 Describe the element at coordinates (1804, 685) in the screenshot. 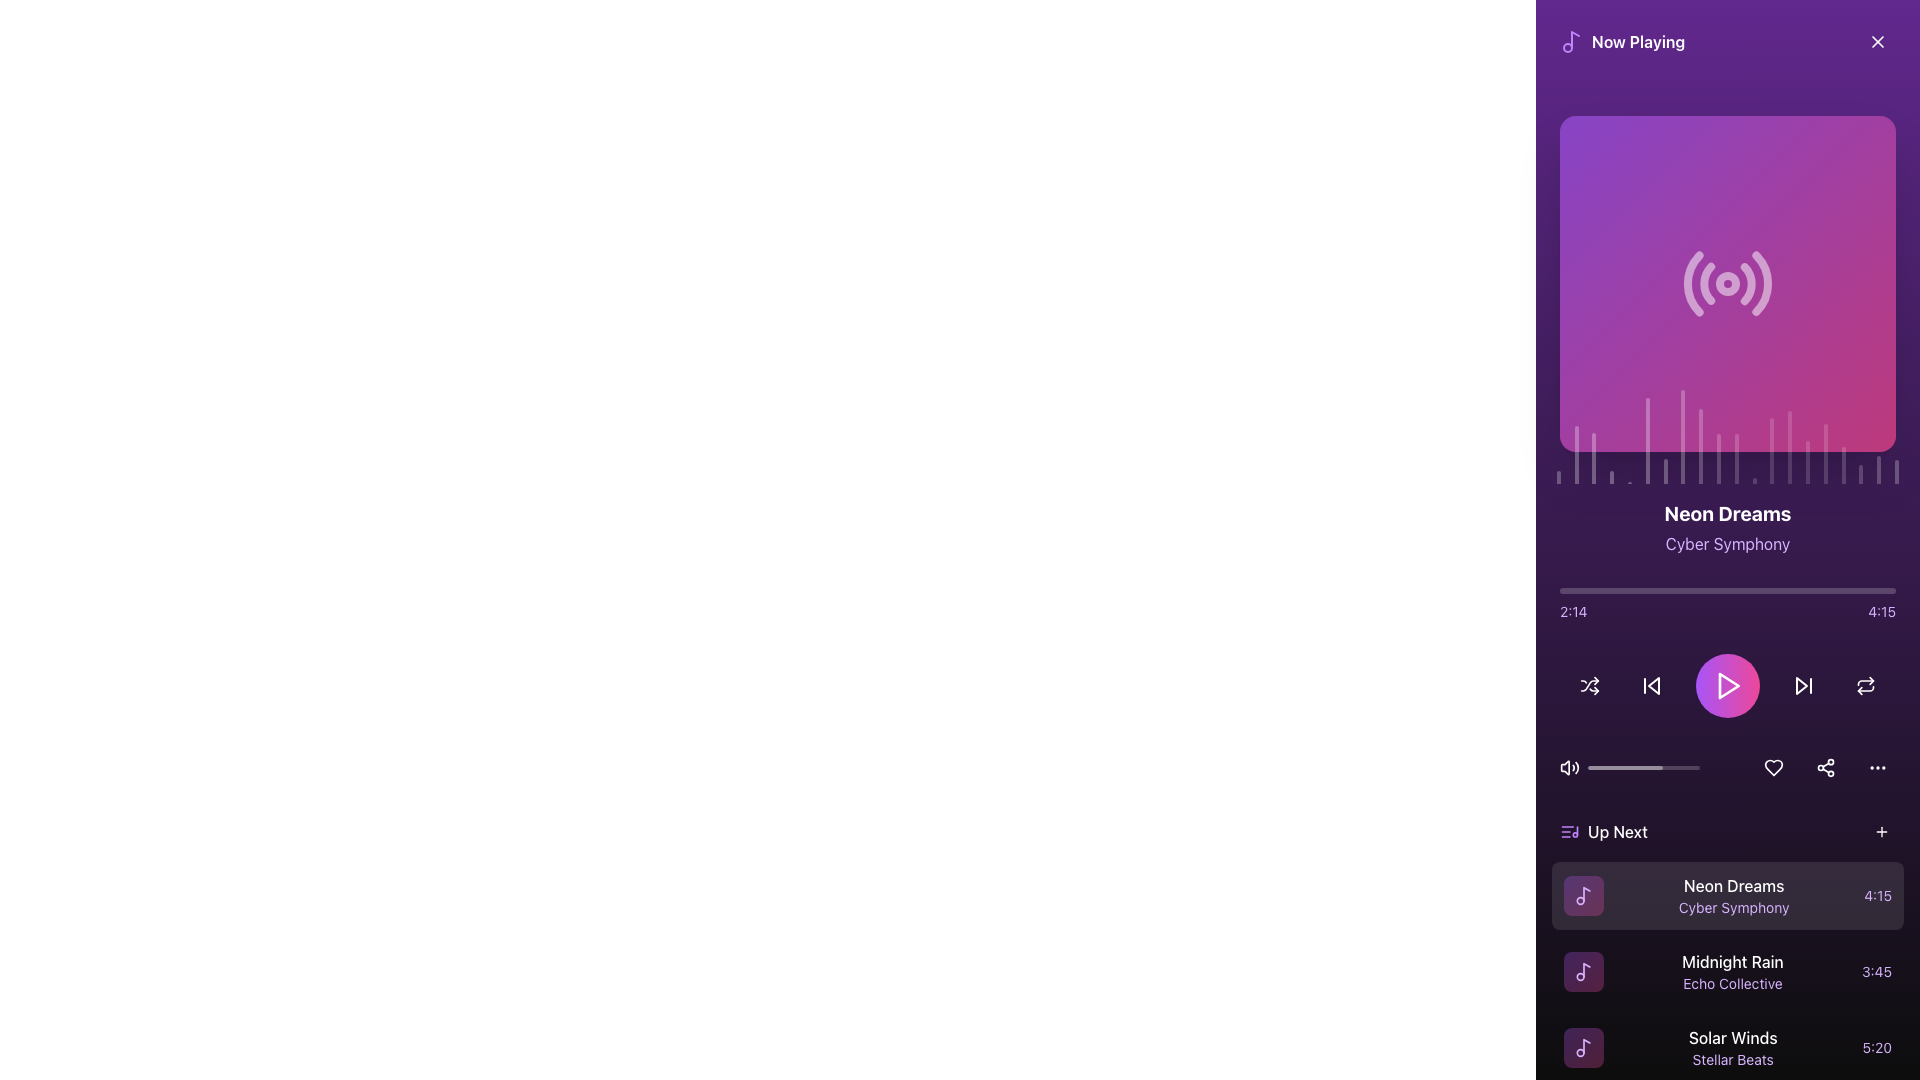

I see `the 'Skip Forward' button, which is the rightmost graphical button represented by an SVG icon in the bottom controls section of the media player interface` at that location.